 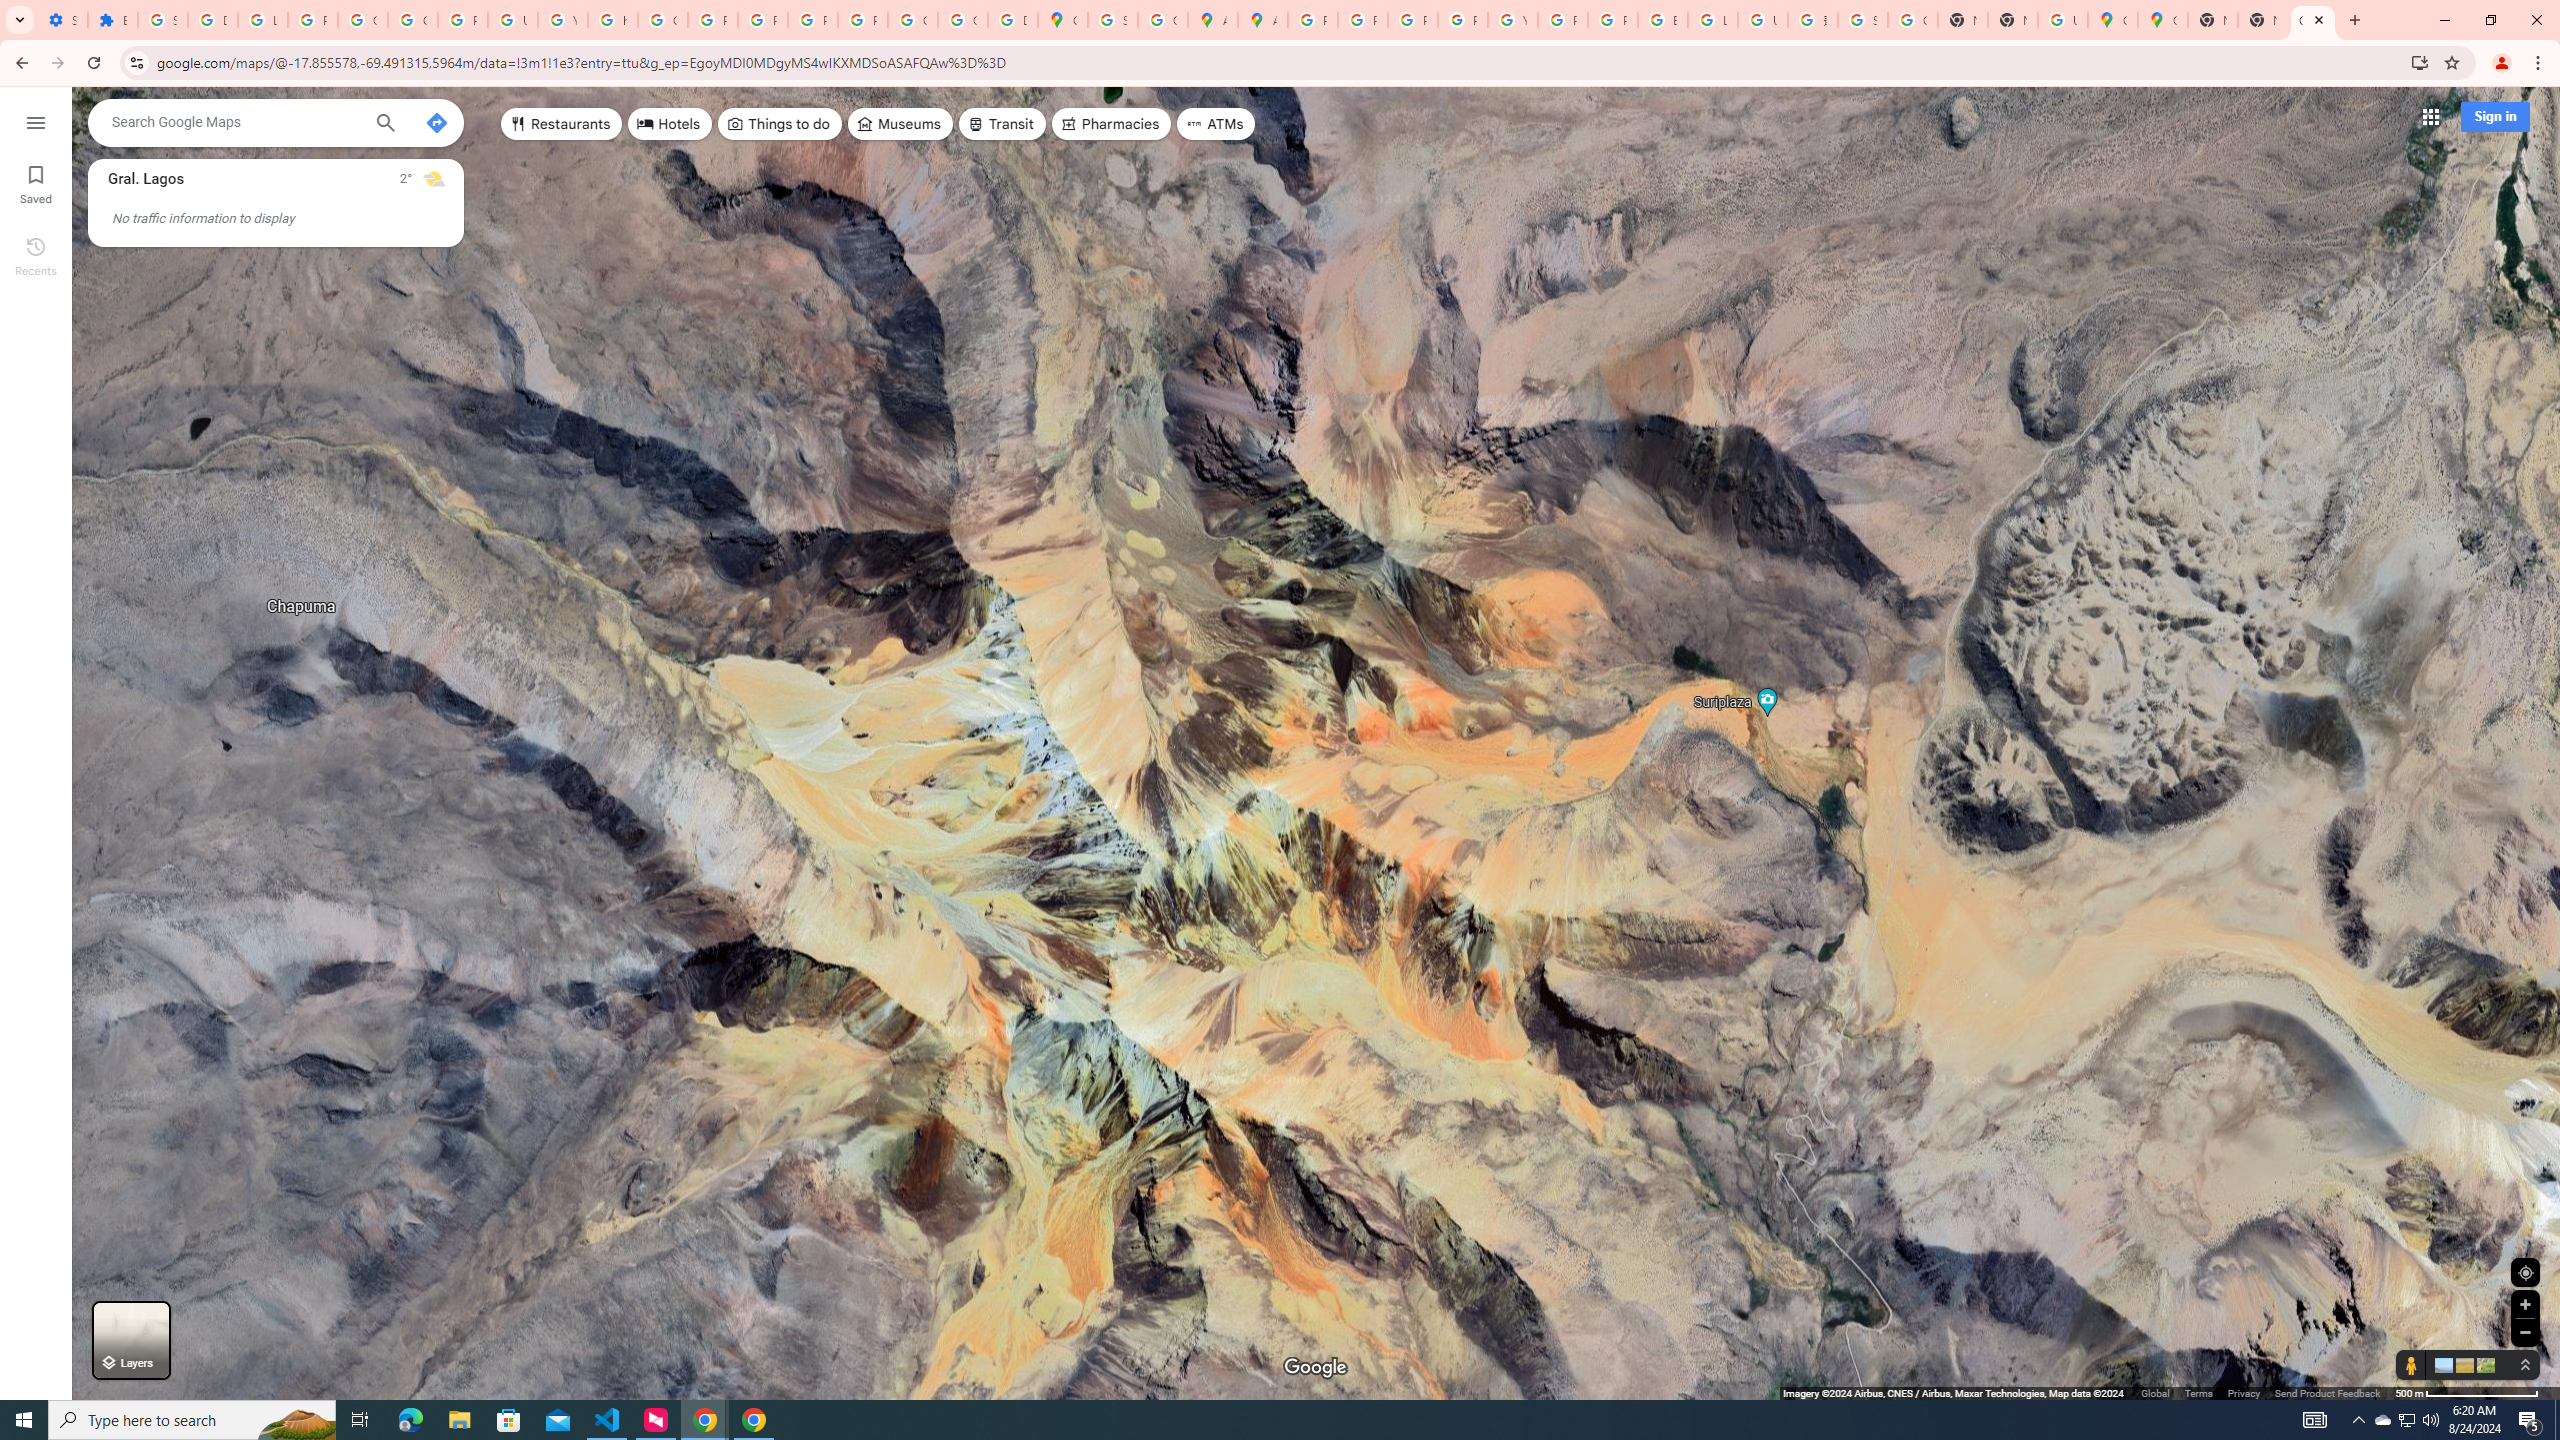 What do you see at coordinates (669, 122) in the screenshot?
I see `'Hotels'` at bounding box center [669, 122].